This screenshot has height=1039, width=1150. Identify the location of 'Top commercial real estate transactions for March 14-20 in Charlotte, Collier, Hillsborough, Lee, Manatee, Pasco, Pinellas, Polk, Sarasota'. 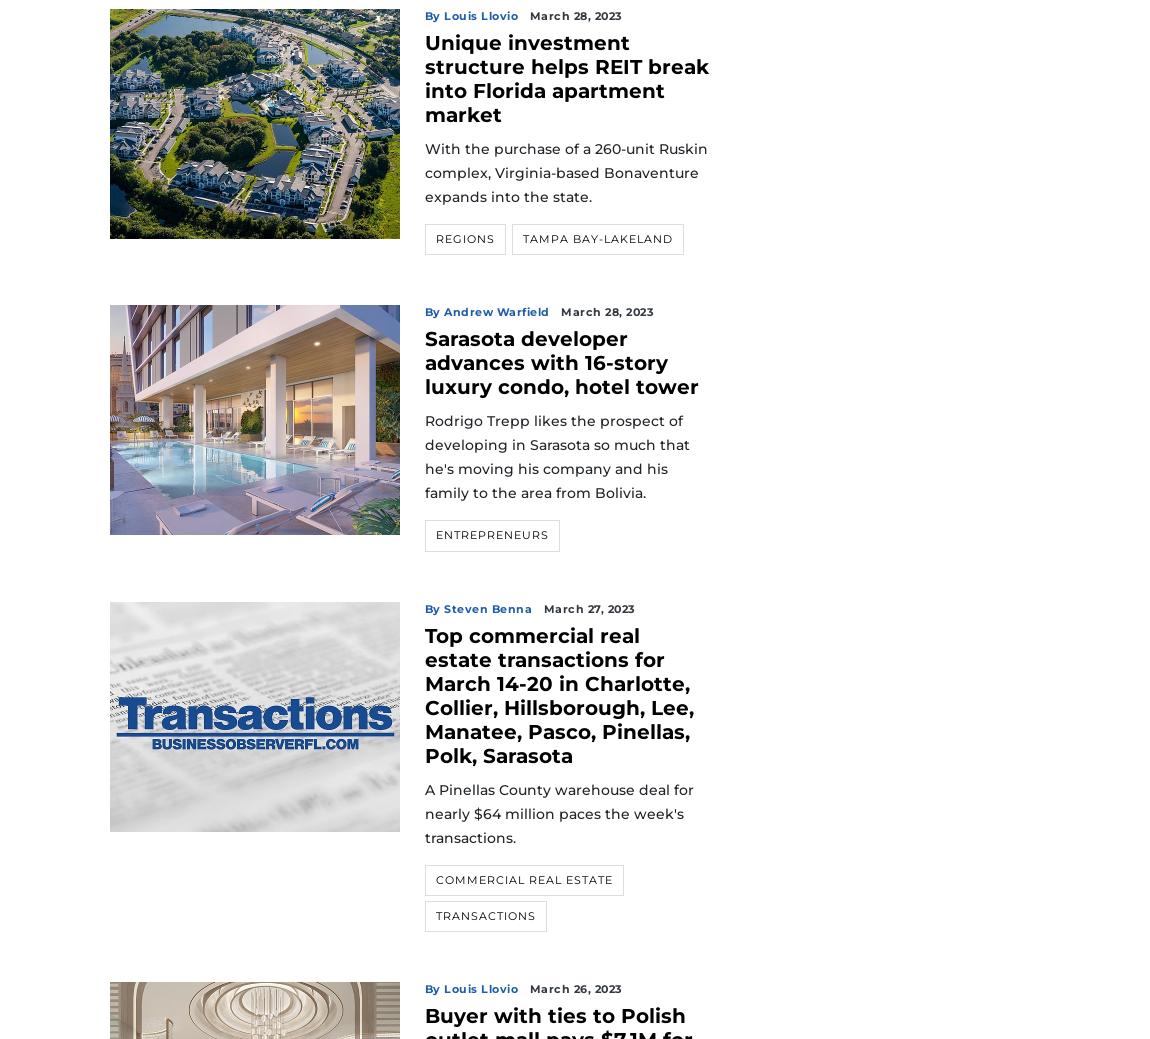
(558, 693).